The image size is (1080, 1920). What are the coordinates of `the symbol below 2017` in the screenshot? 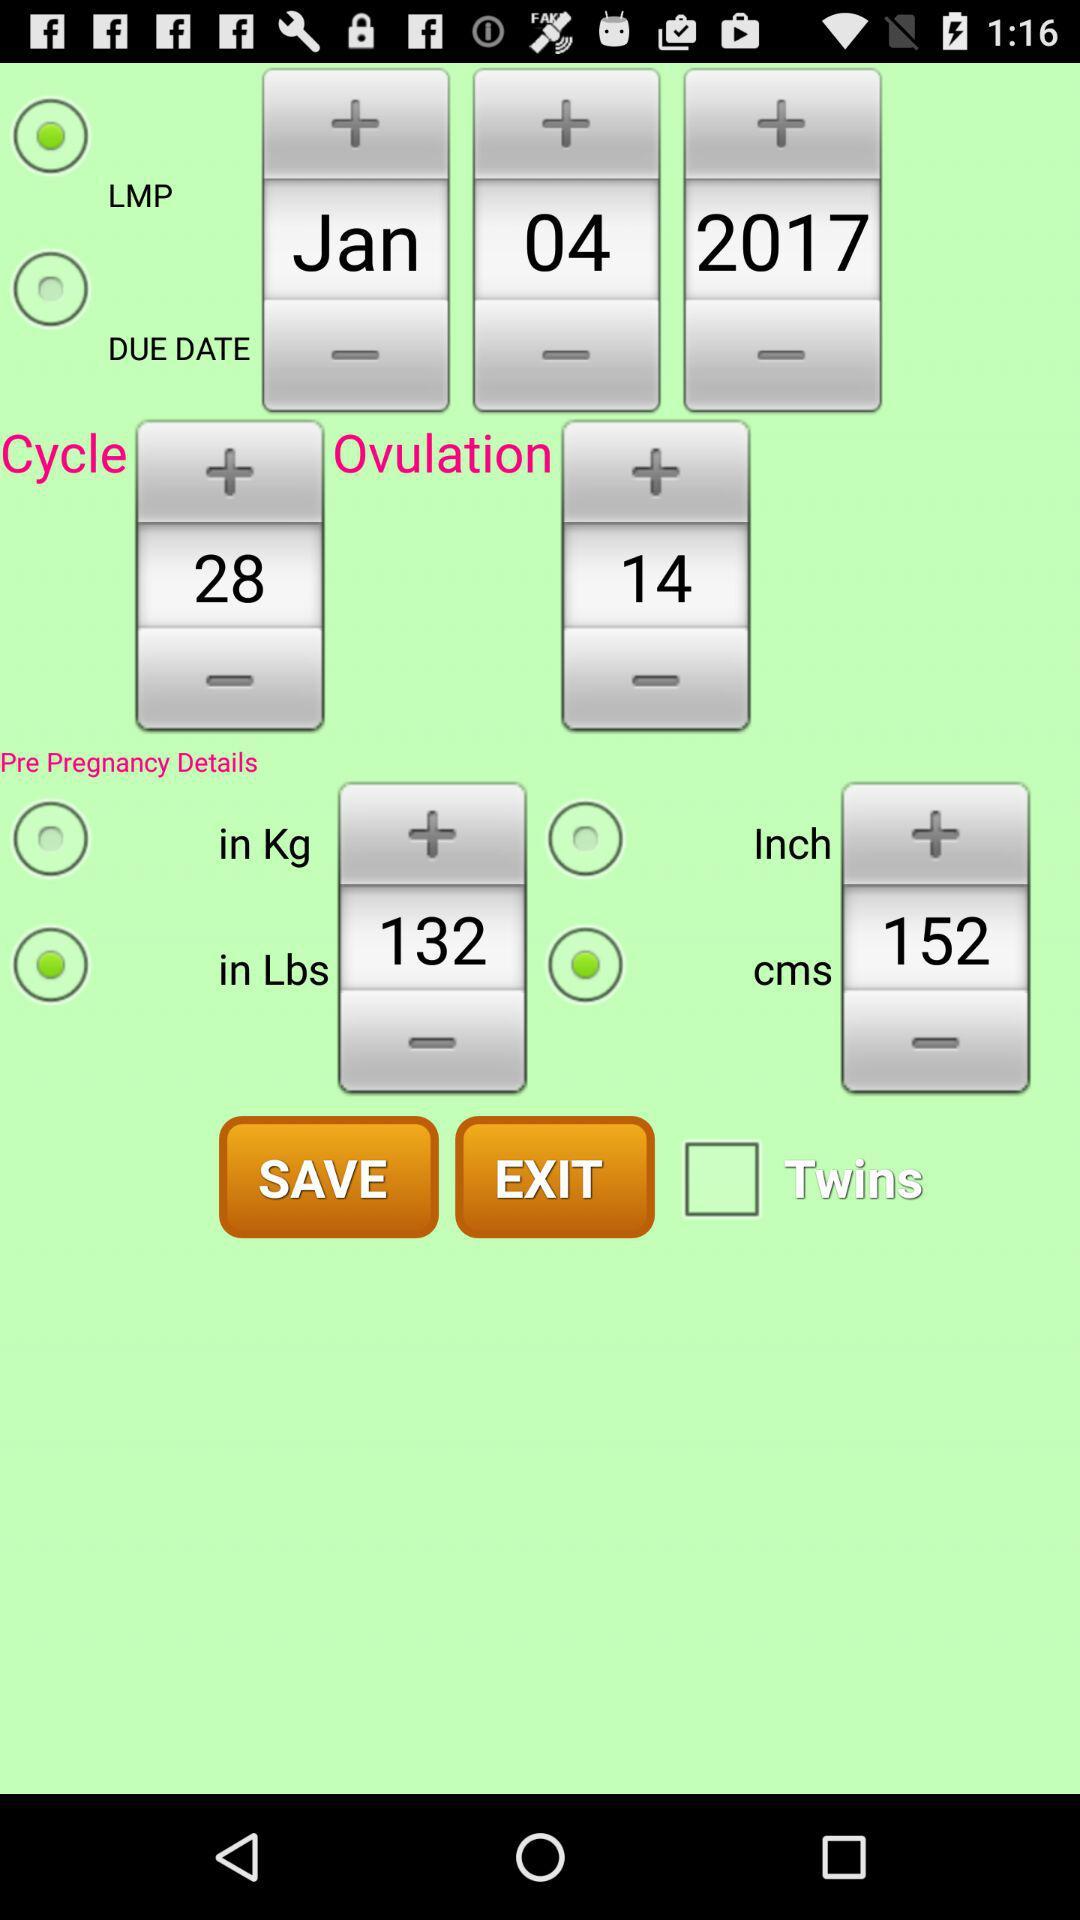 It's located at (781, 359).